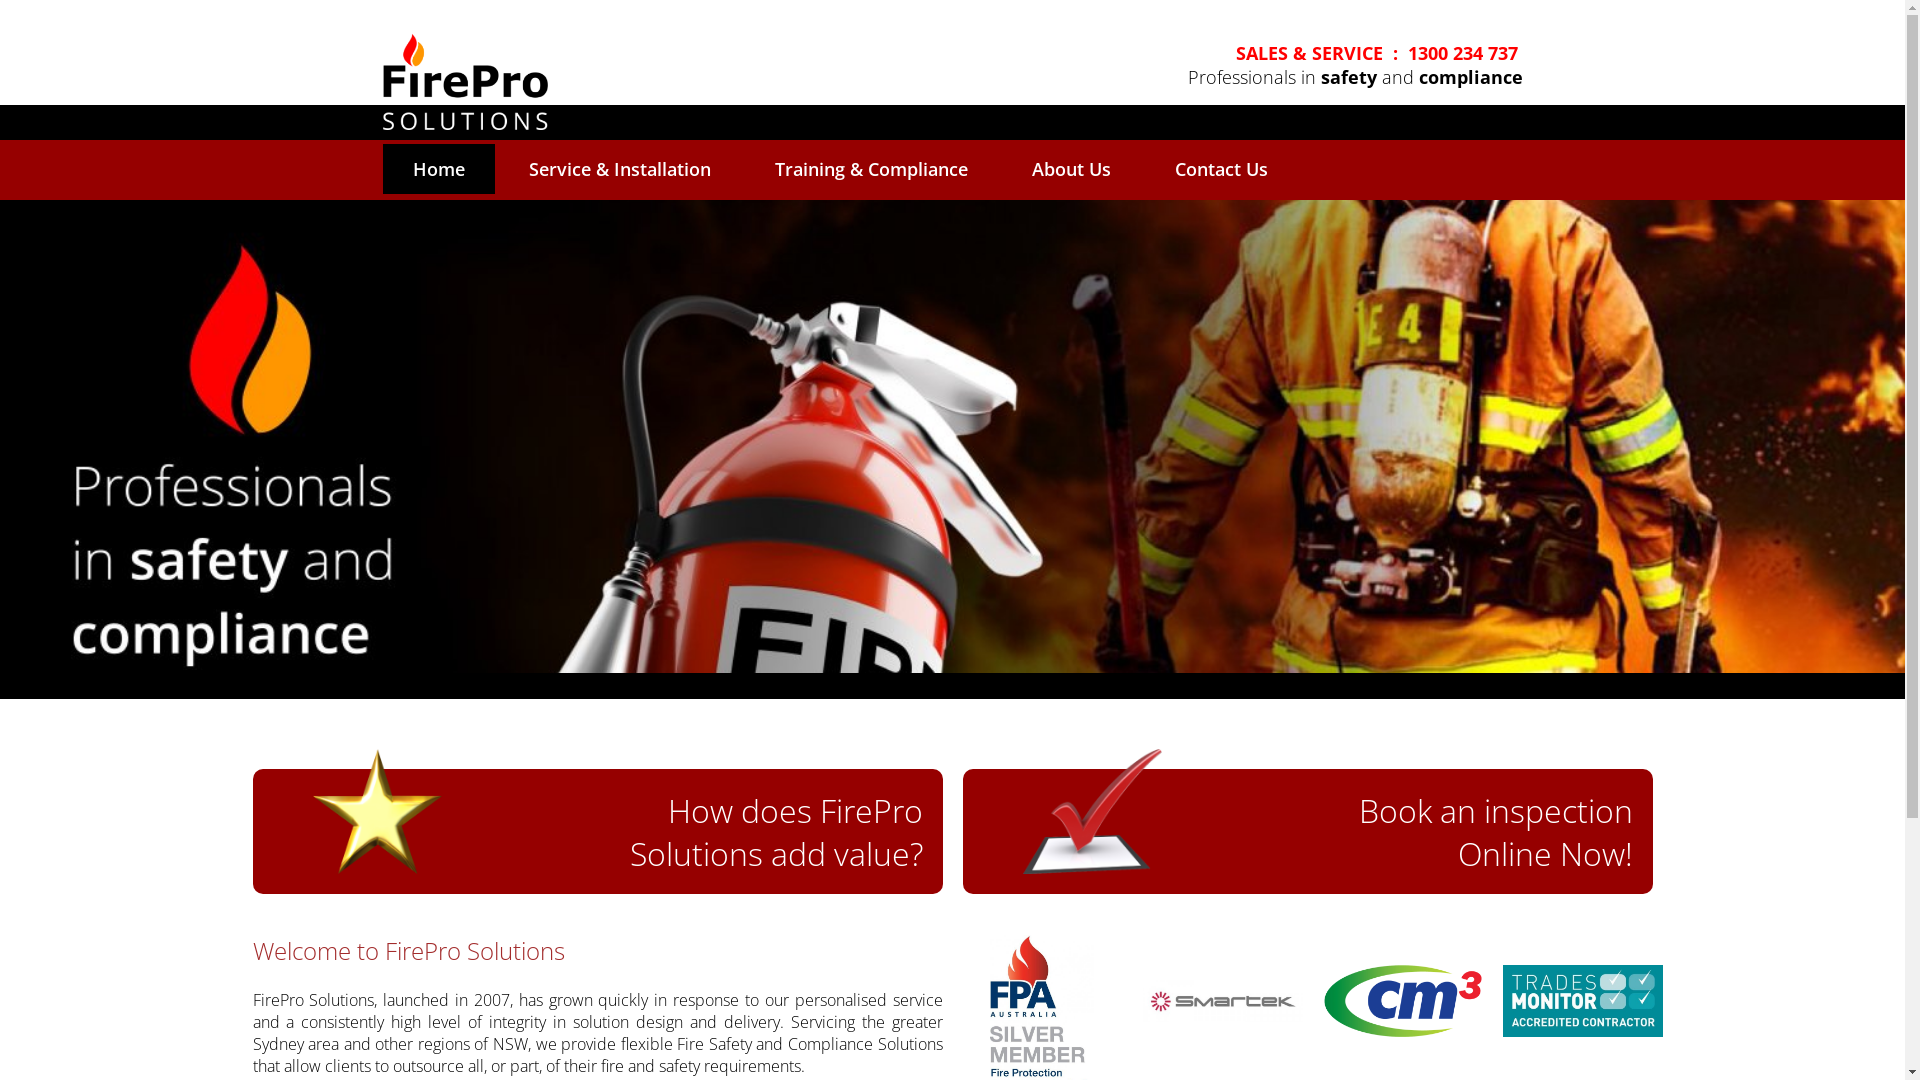 This screenshot has width=1920, height=1080. What do you see at coordinates (1143, 168) in the screenshot?
I see `'Contact Us'` at bounding box center [1143, 168].